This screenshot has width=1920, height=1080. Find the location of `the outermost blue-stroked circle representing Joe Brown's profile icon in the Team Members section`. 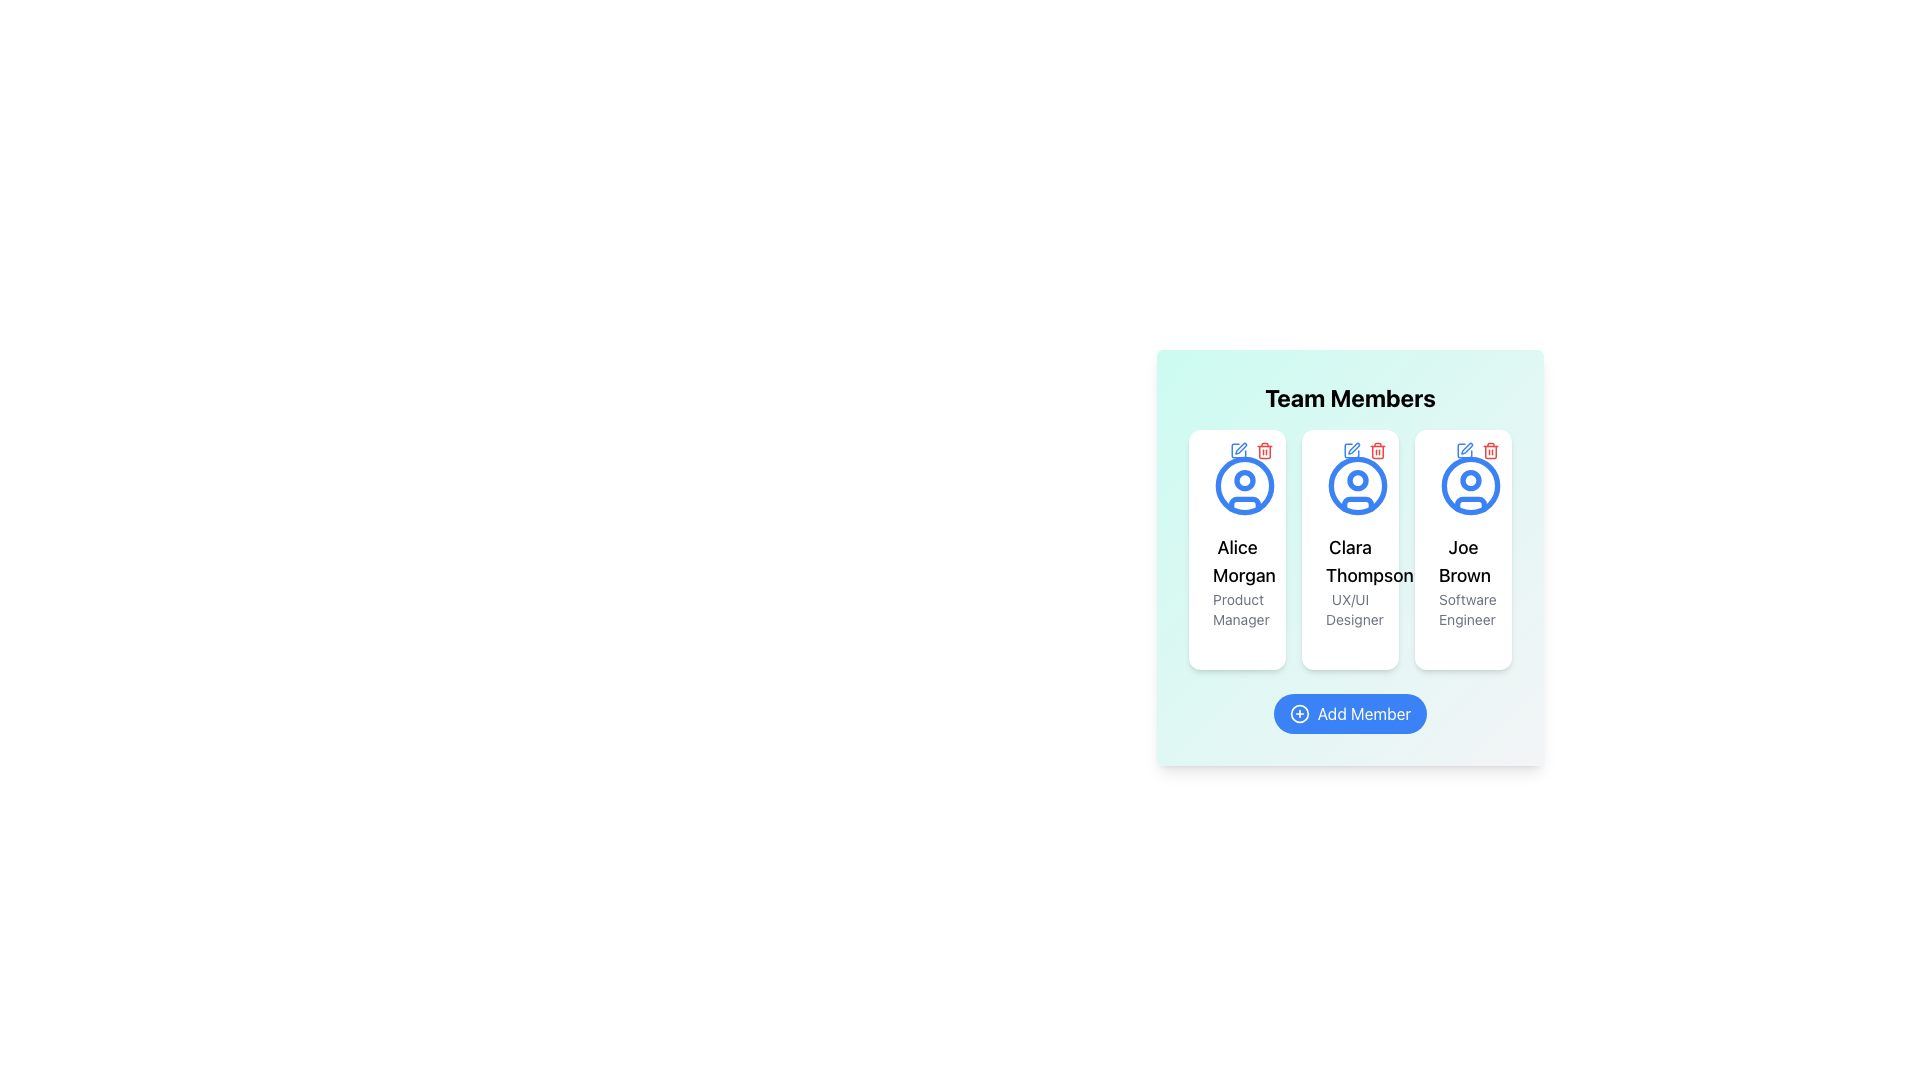

the outermost blue-stroked circle representing Joe Brown's profile icon in the Team Members section is located at coordinates (1470, 486).